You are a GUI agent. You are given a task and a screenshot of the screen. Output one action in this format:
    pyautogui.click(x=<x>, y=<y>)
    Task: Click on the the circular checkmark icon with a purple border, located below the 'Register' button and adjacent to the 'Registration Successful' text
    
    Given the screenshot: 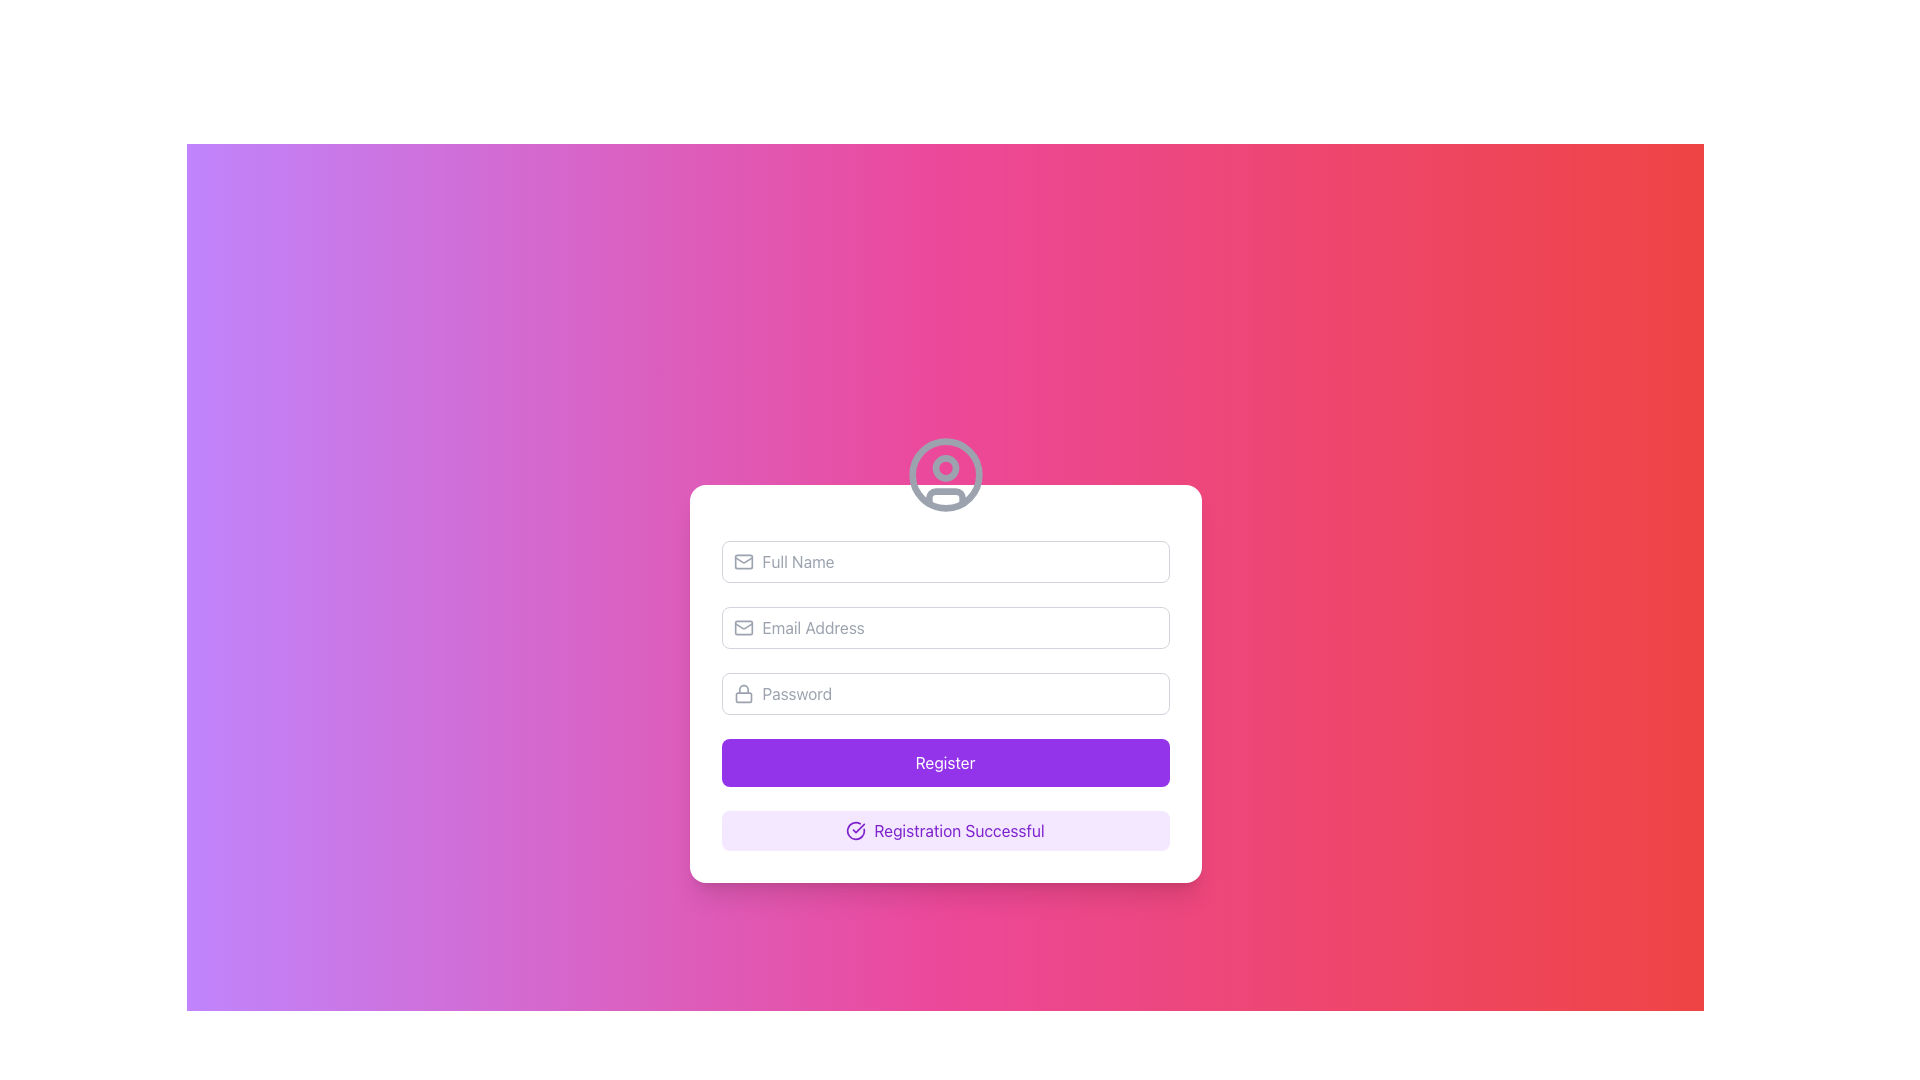 What is the action you would take?
    pyautogui.click(x=856, y=830)
    